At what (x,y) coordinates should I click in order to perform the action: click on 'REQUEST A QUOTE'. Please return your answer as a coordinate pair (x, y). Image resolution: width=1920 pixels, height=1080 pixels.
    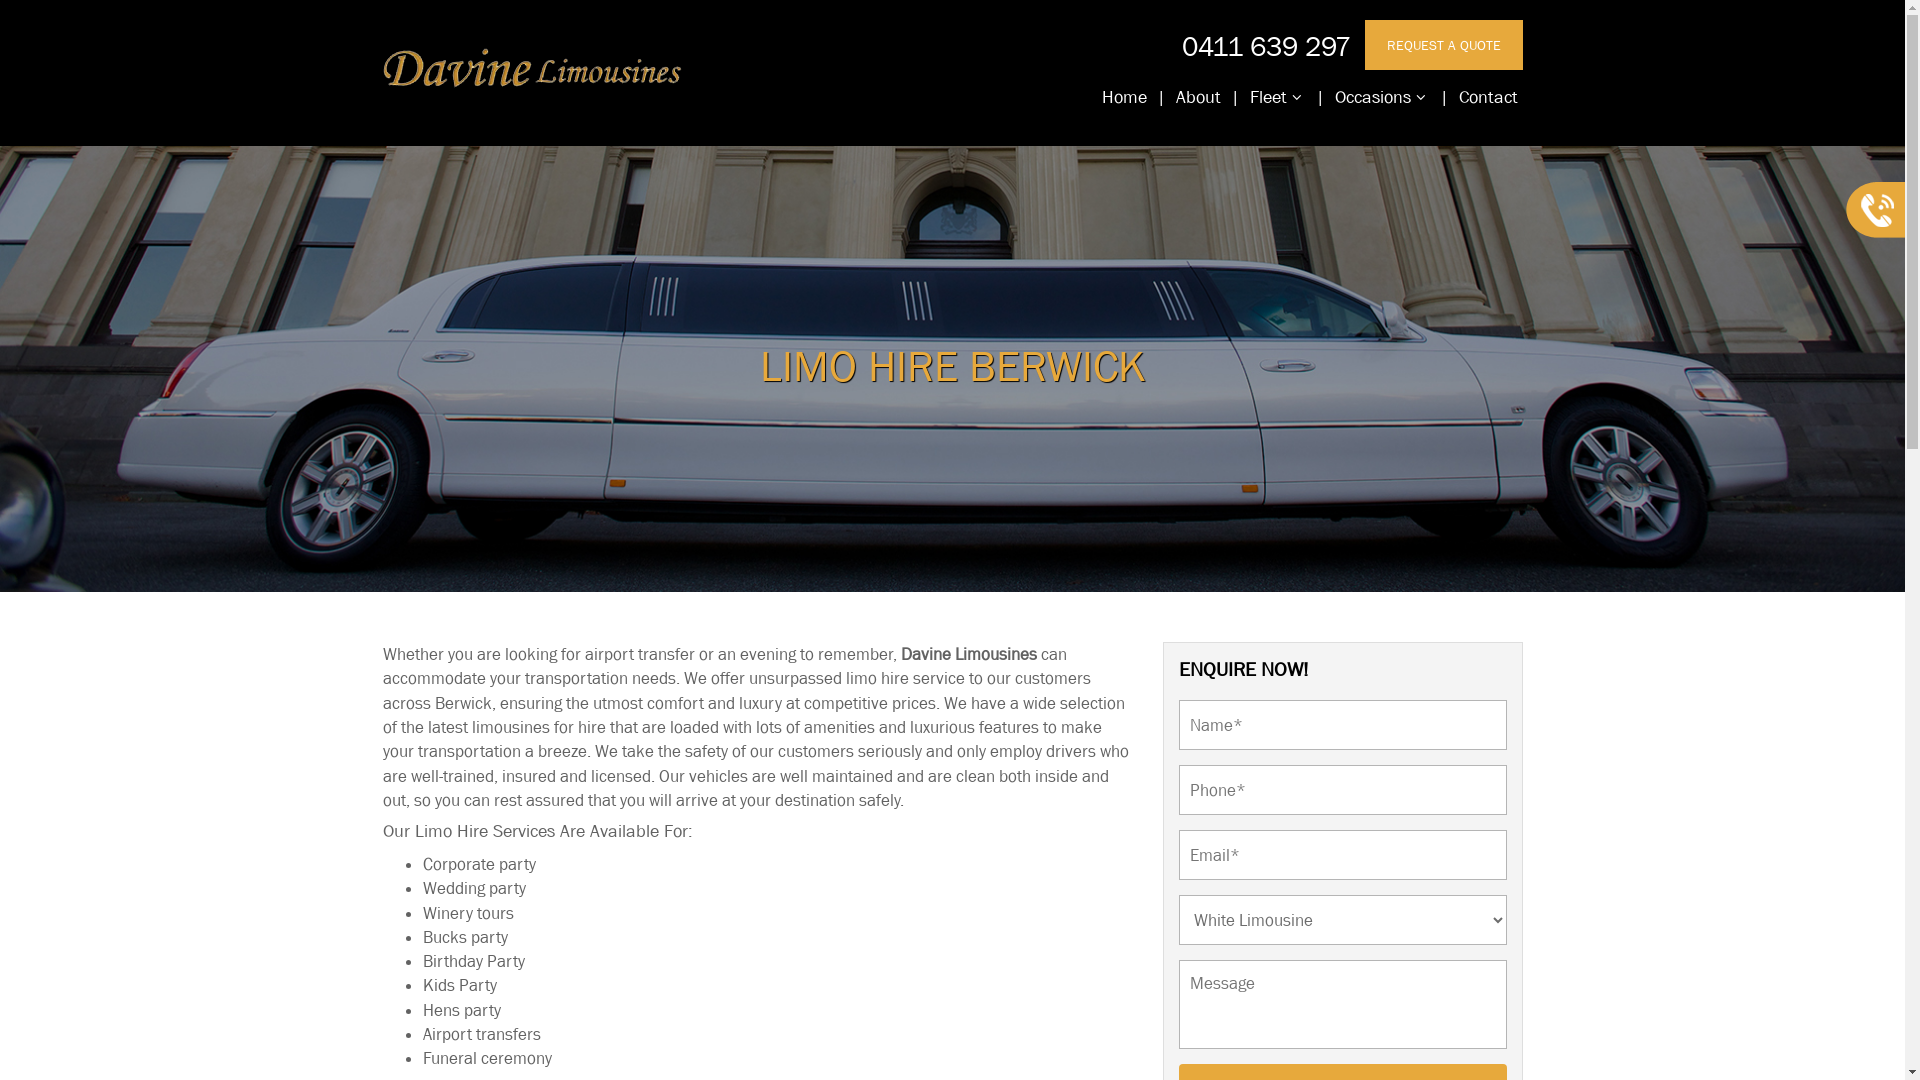
    Looking at the image, I should click on (1443, 45).